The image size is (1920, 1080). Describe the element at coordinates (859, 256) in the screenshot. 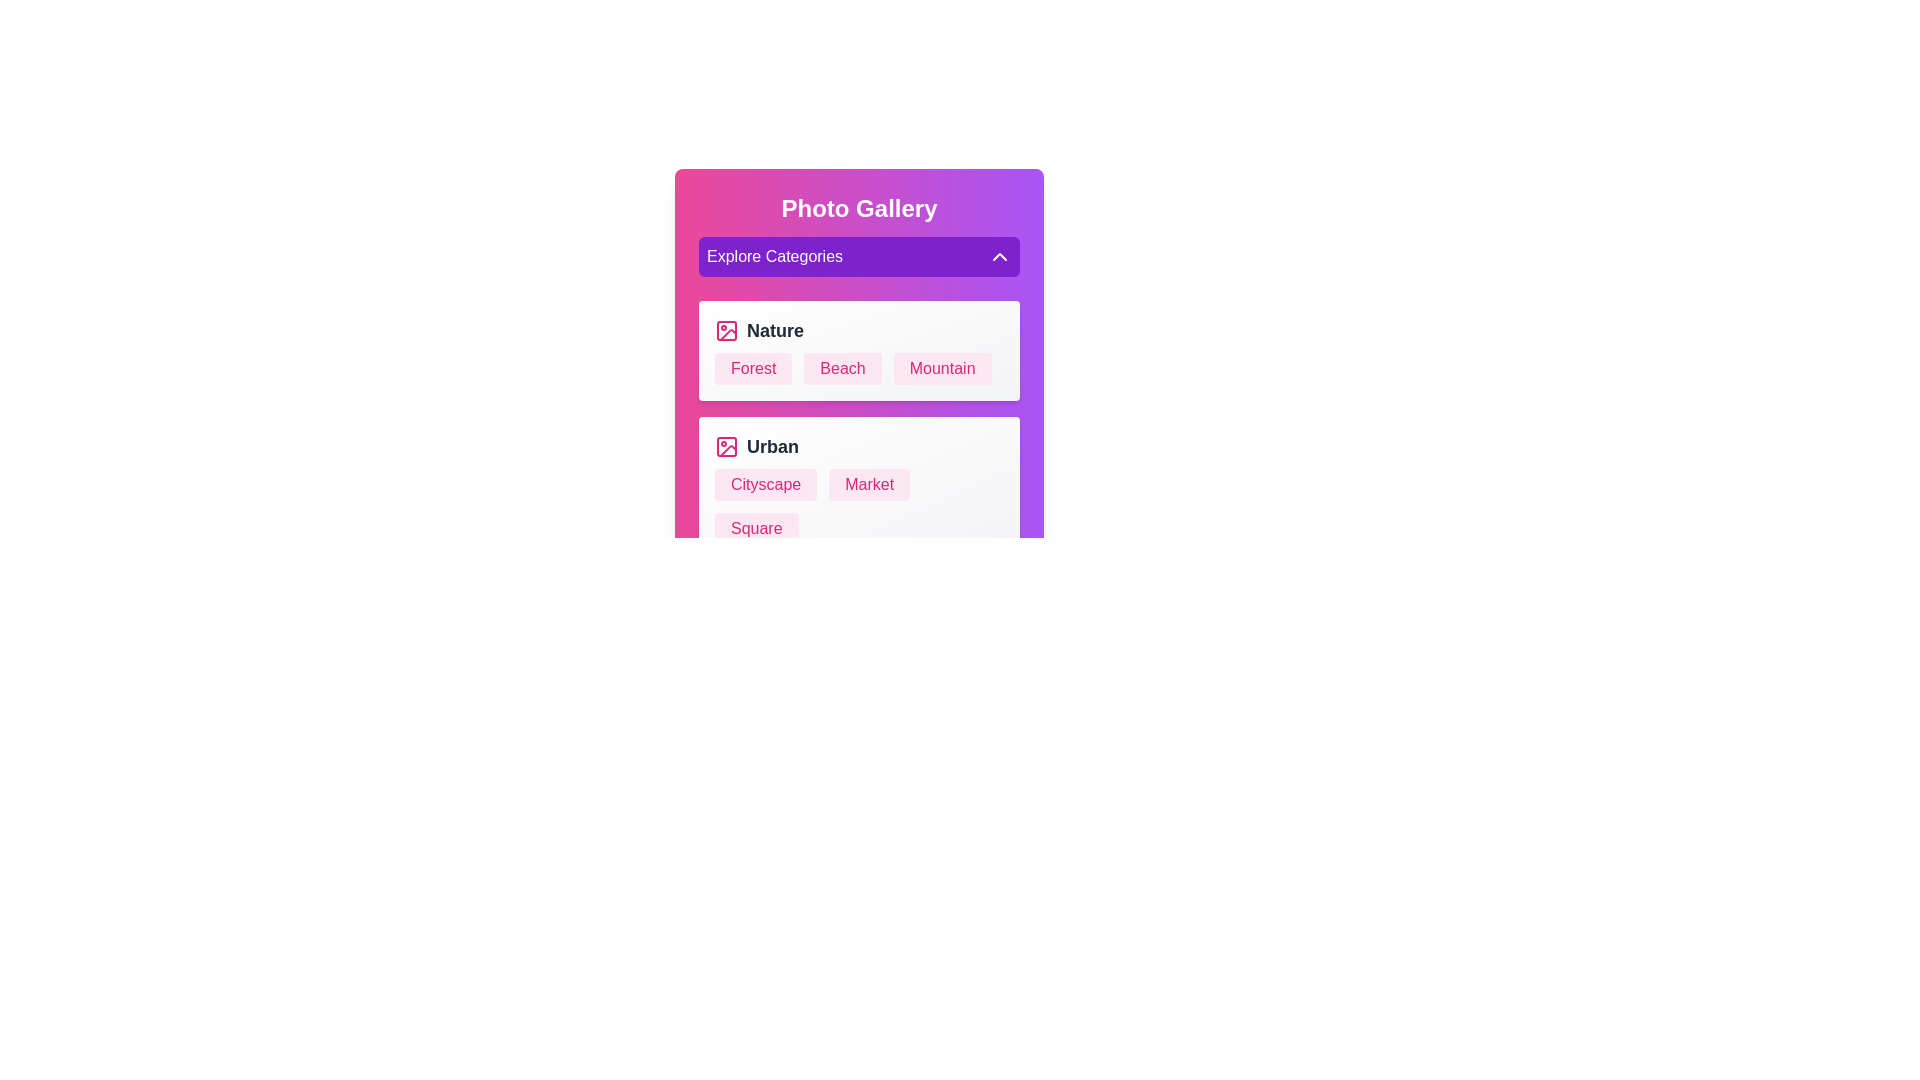

I see `'Explore Categories' button to toggle the category list` at that location.